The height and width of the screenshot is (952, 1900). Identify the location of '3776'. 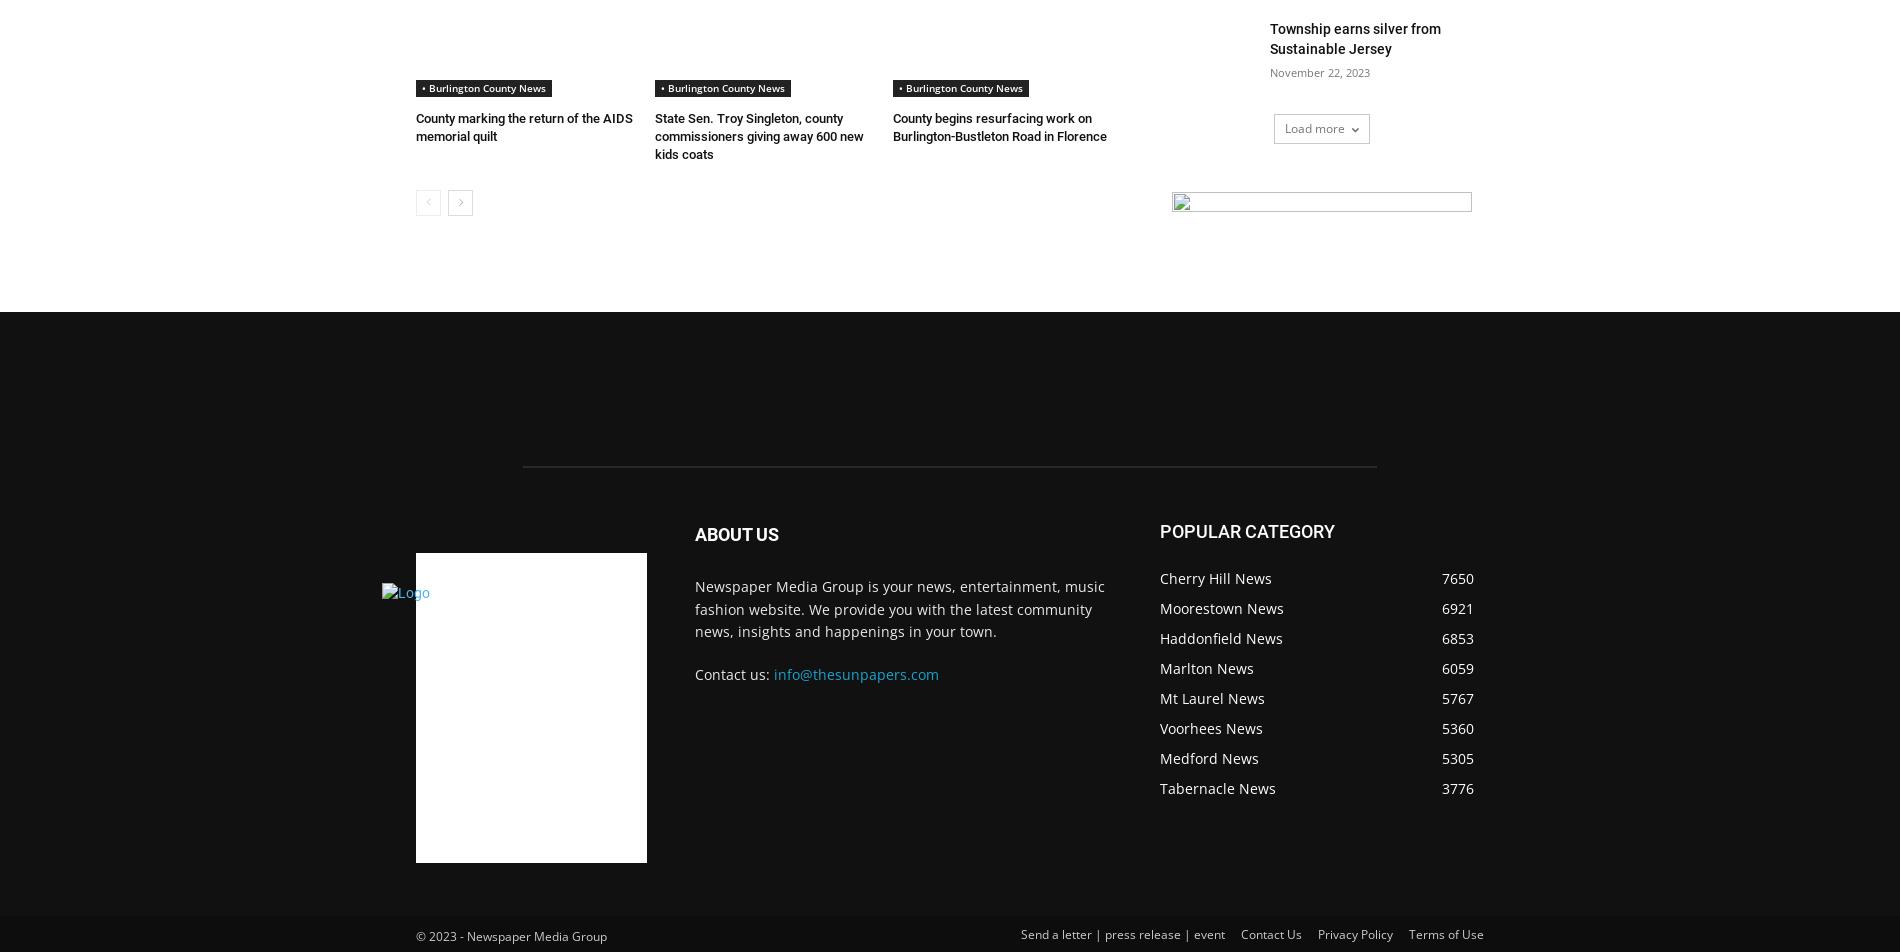
(1458, 788).